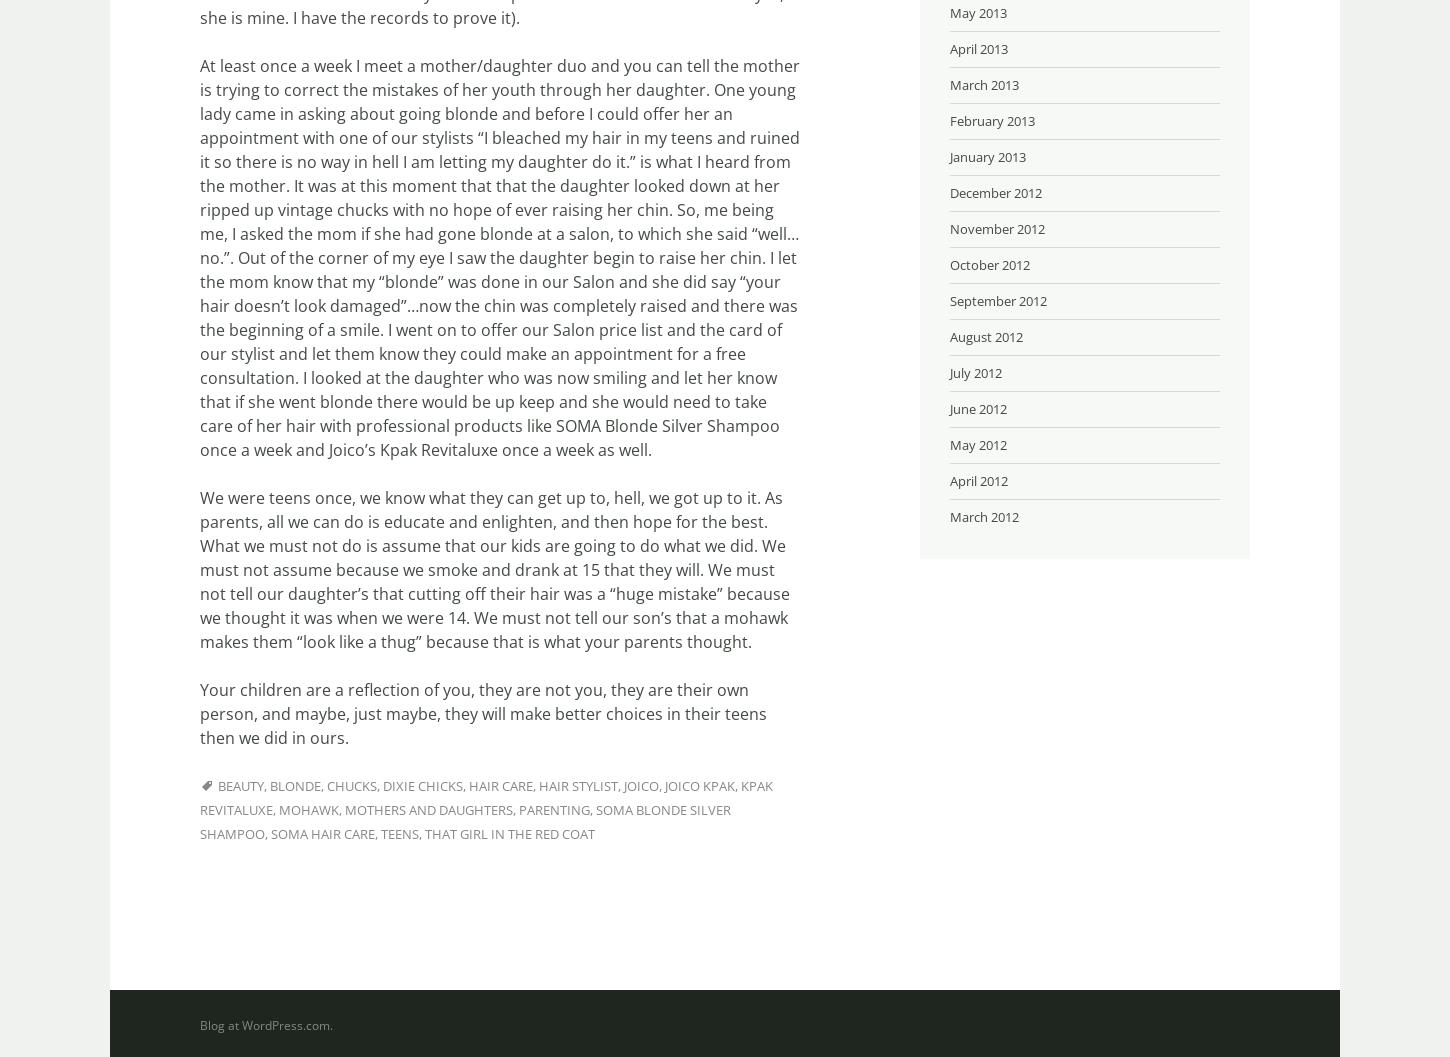 This screenshot has height=1057, width=1450. Describe the element at coordinates (399, 832) in the screenshot. I see `'teens'` at that location.